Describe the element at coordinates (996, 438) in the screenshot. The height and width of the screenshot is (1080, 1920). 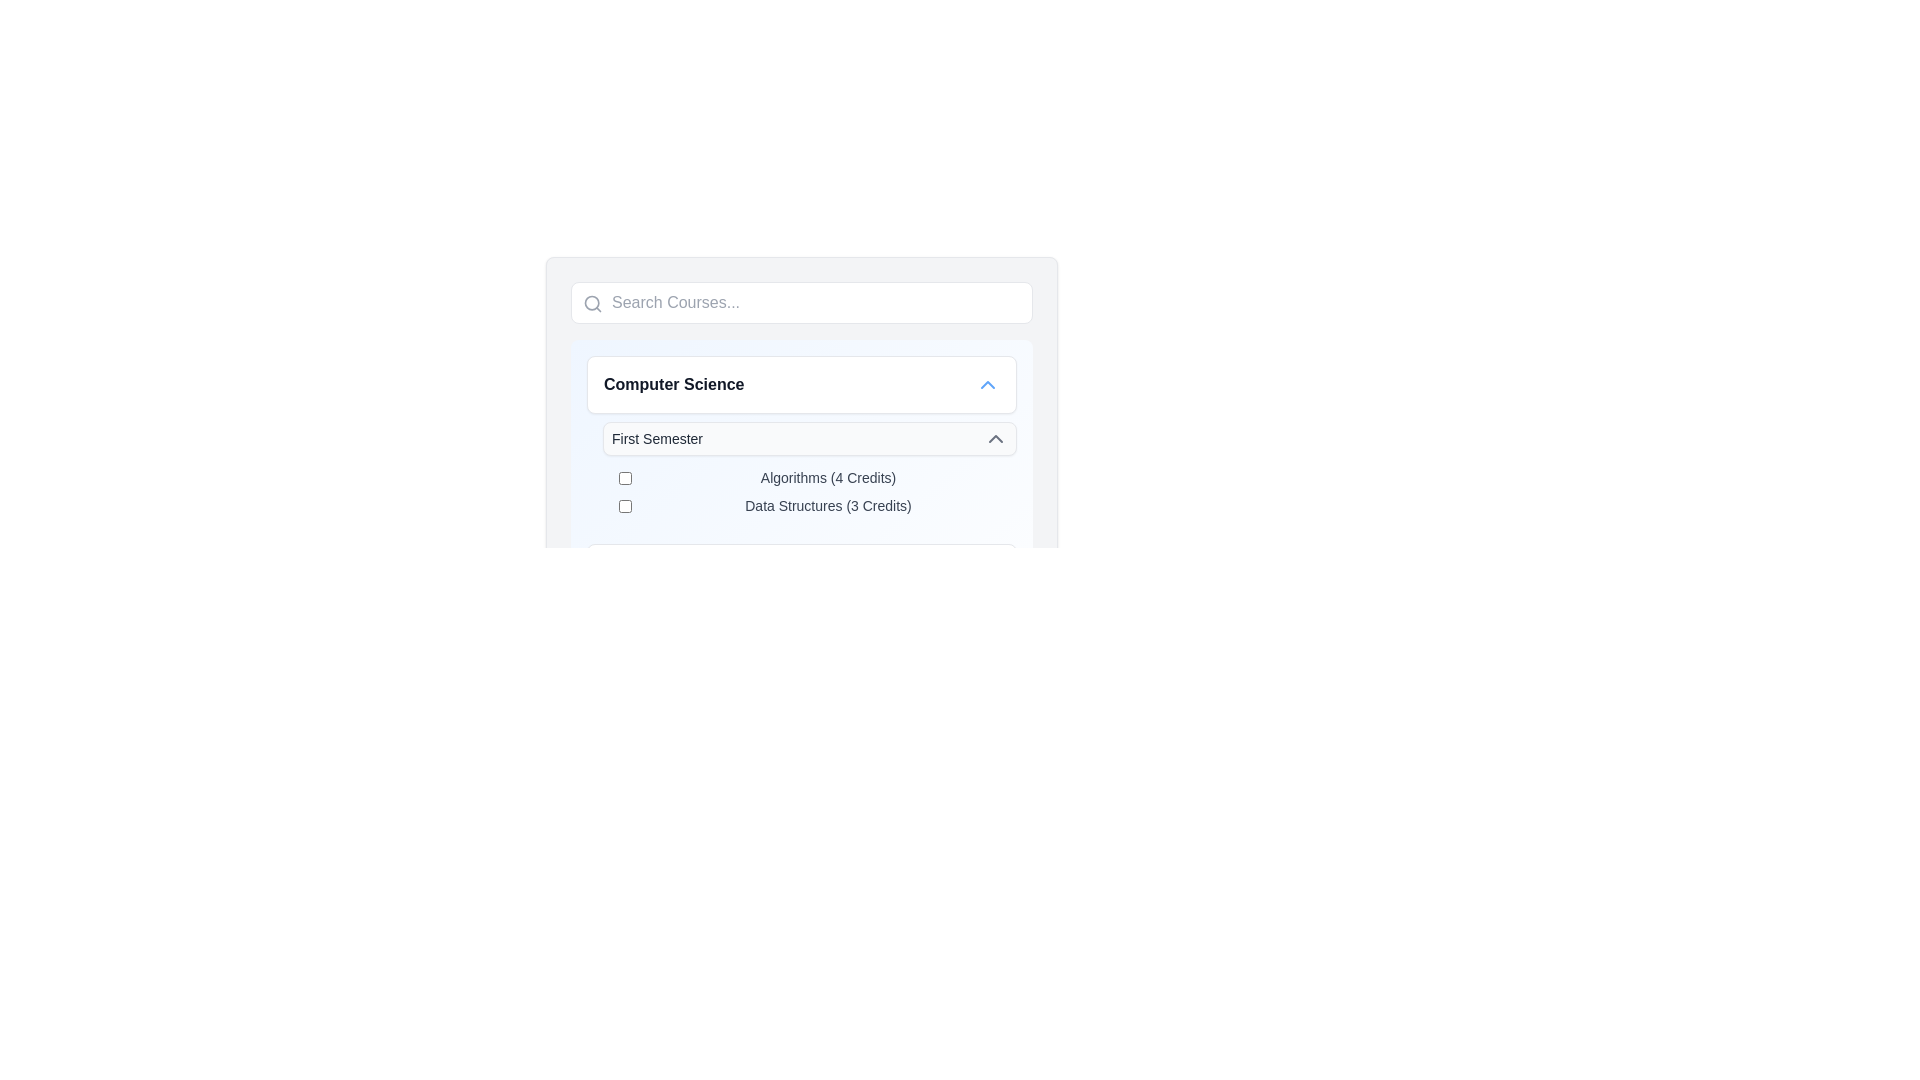
I see `the chevron icon located at the right-hand edge of the 'First Semester' bar in the 'Computer Science' section` at that location.